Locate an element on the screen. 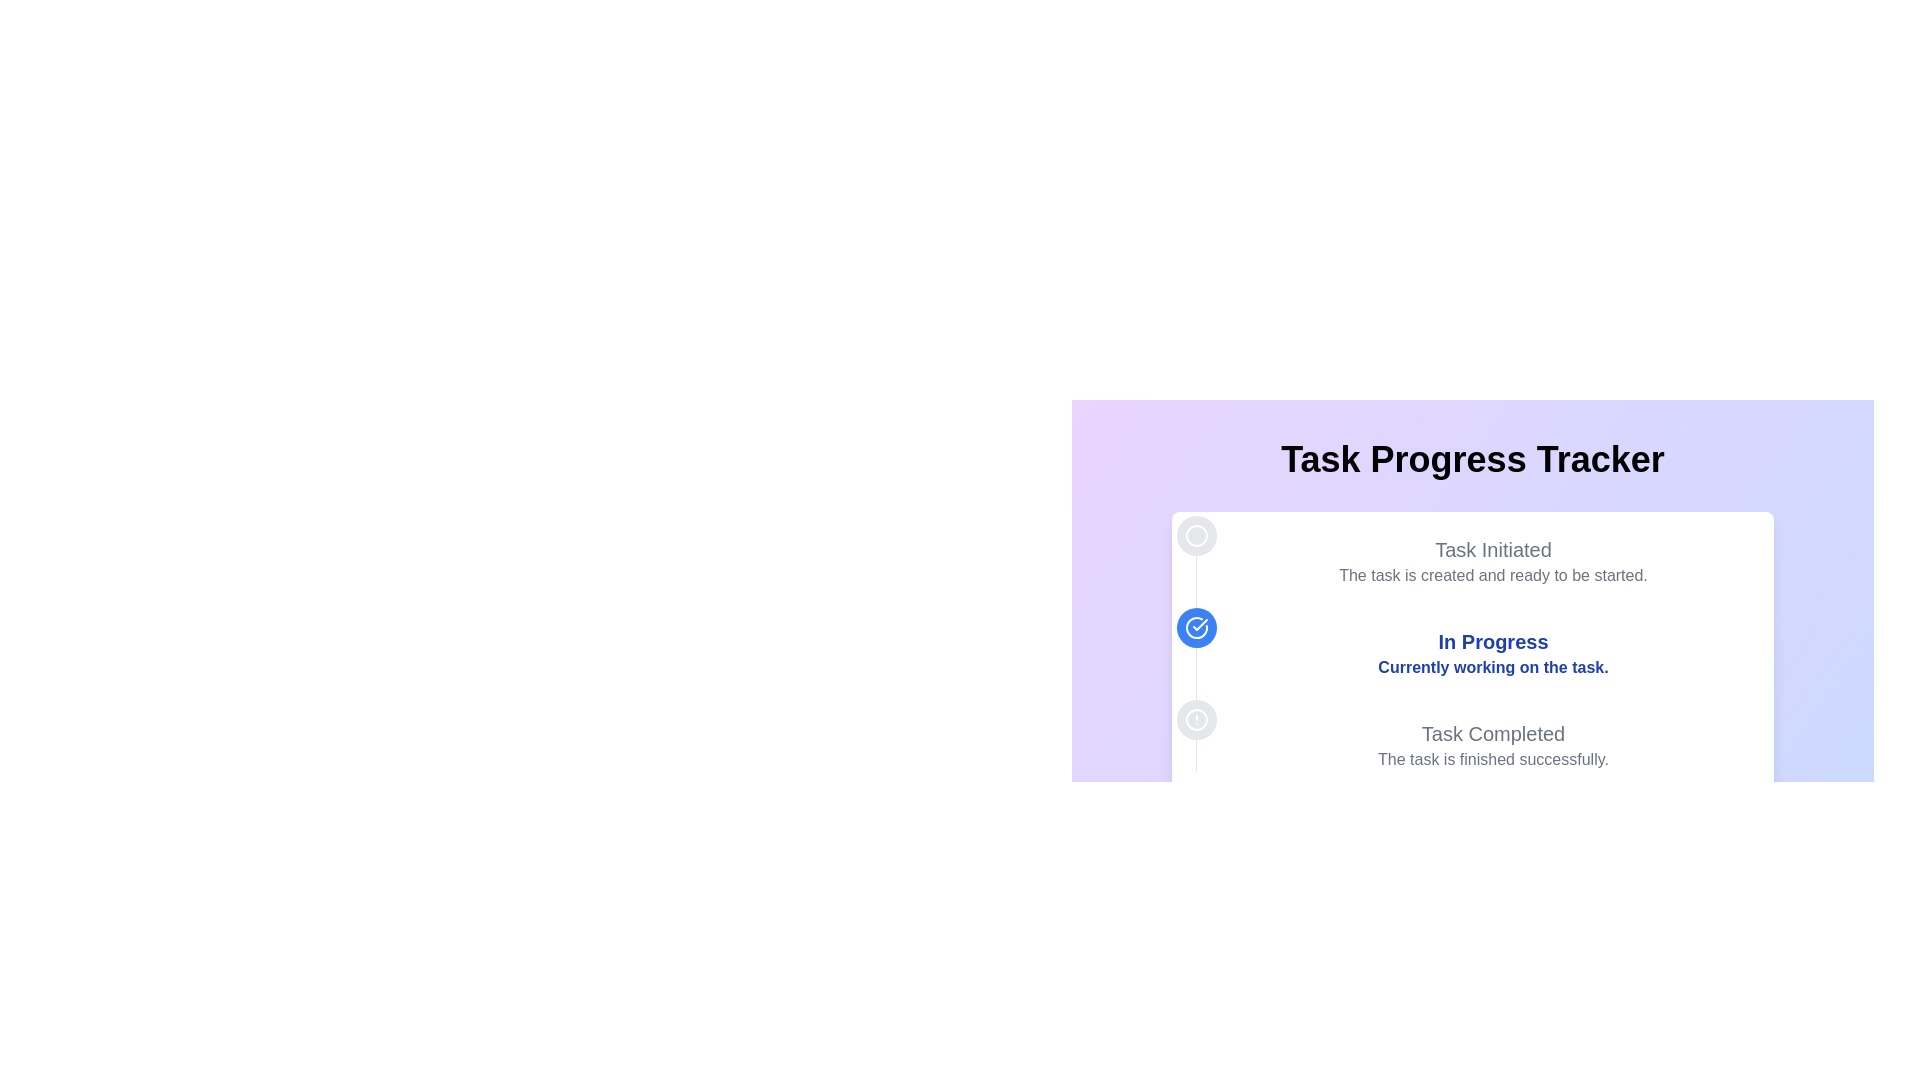 Image resolution: width=1920 pixels, height=1080 pixels. the text label displaying 'Task Completed', which is a large gray font label located in the bottom section of the progress tracker layout is located at coordinates (1493, 733).